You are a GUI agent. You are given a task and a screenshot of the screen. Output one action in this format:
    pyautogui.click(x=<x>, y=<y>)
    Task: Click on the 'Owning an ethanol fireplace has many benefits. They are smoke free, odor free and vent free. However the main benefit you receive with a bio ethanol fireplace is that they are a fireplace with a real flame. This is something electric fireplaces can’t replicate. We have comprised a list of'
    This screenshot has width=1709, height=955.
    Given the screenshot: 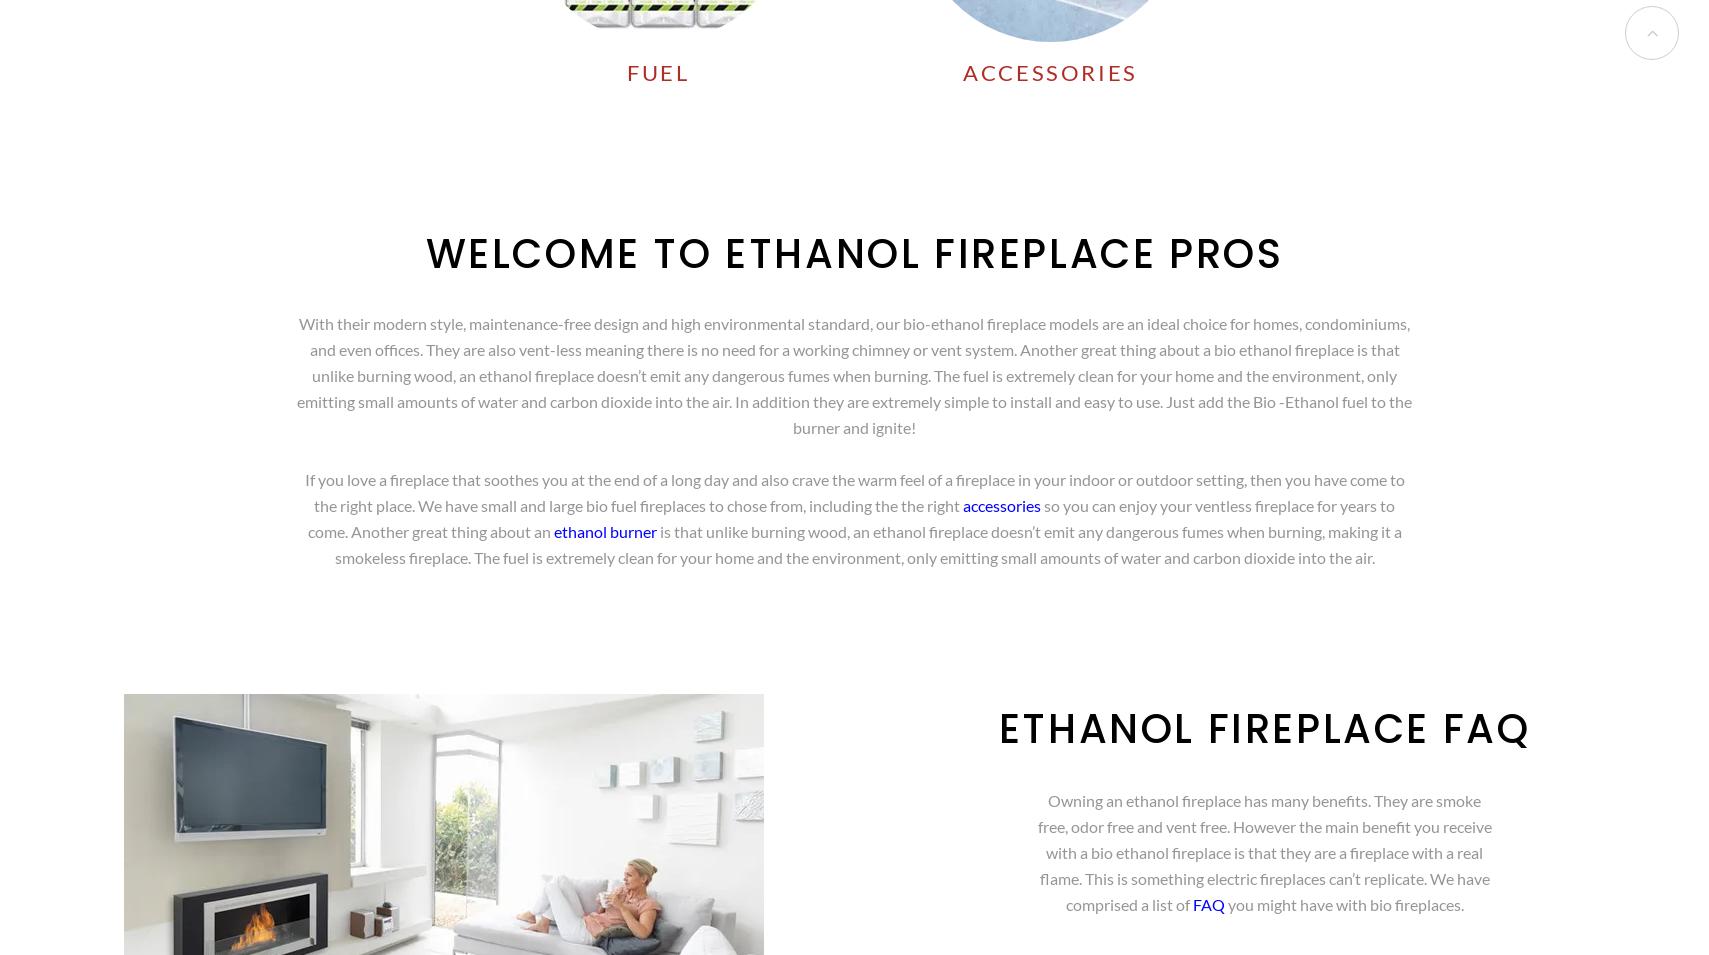 What is the action you would take?
    pyautogui.click(x=1037, y=852)
    